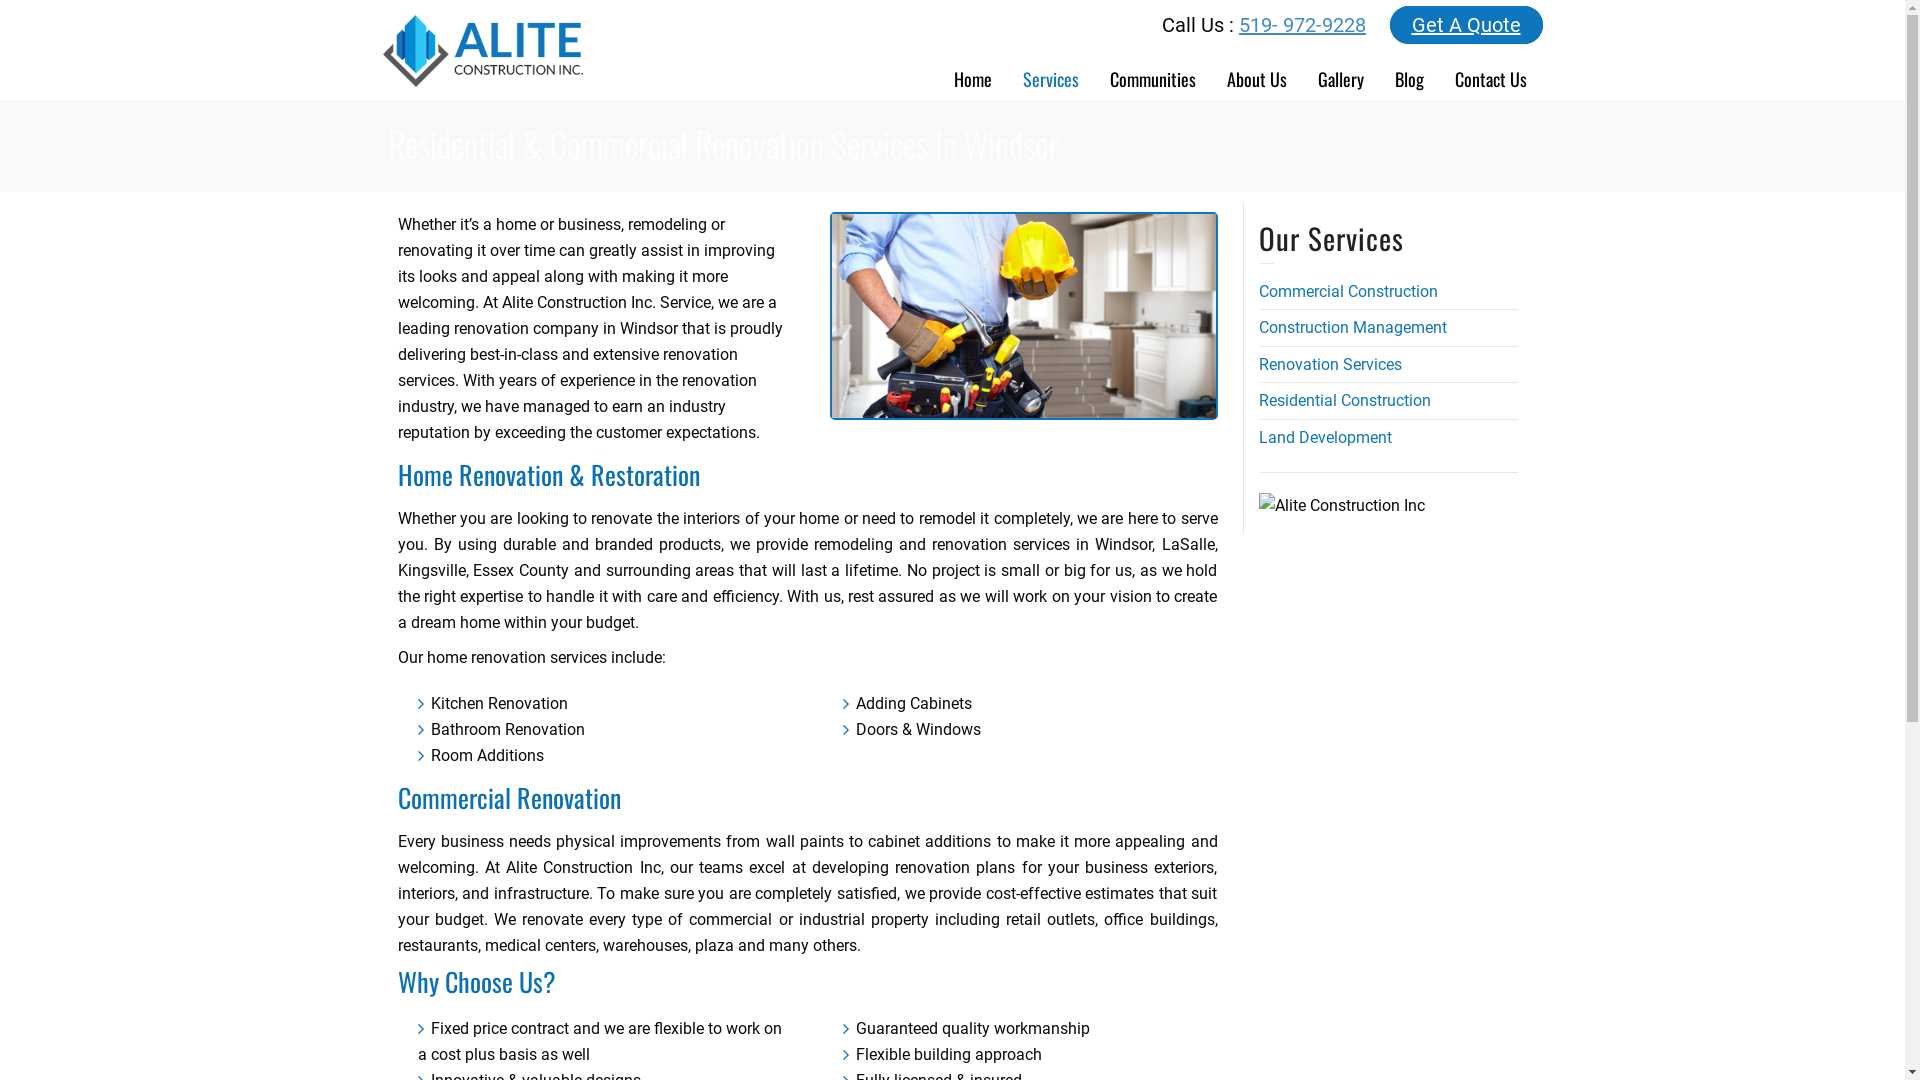 Image resolution: width=1920 pixels, height=1080 pixels. Describe the element at coordinates (1409, 71) in the screenshot. I see `'Blog'` at that location.